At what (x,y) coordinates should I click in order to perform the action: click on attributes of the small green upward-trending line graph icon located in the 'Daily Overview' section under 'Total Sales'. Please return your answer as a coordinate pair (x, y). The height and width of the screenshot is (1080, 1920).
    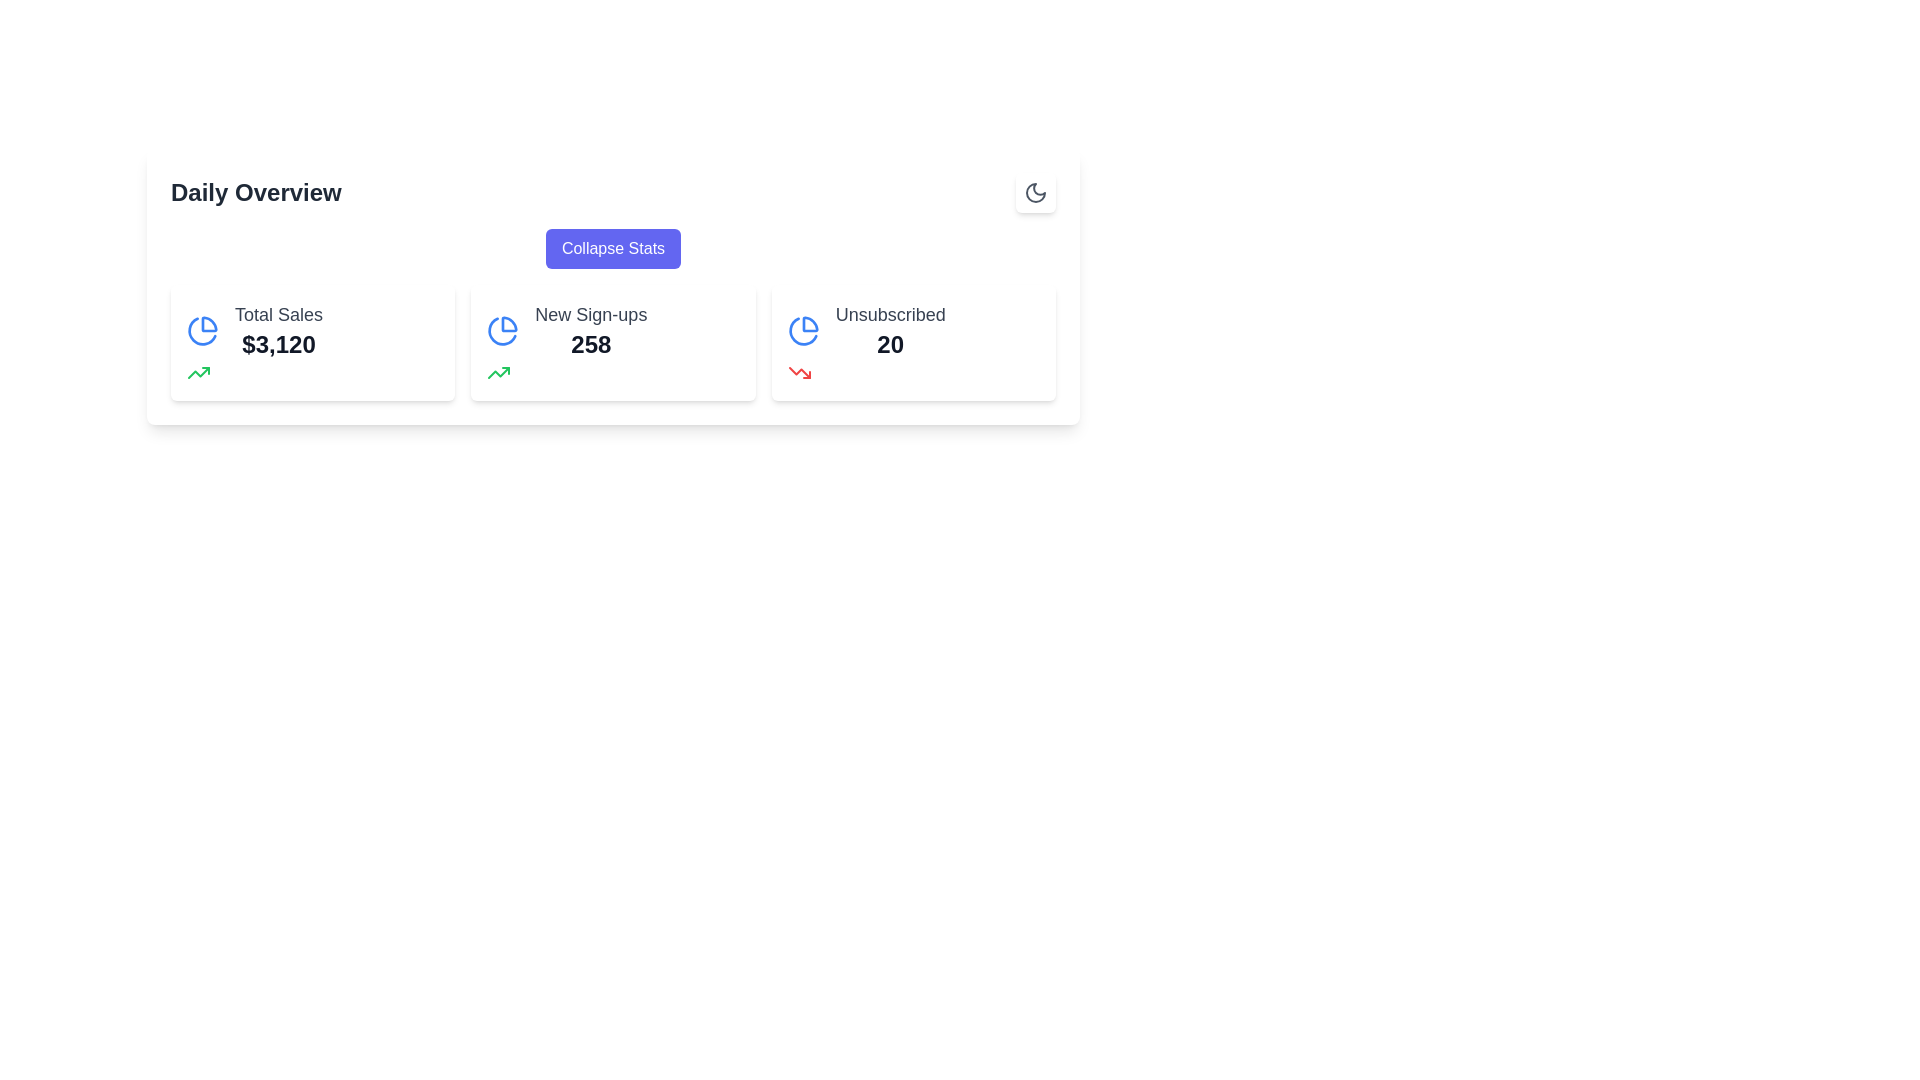
    Looking at the image, I should click on (198, 373).